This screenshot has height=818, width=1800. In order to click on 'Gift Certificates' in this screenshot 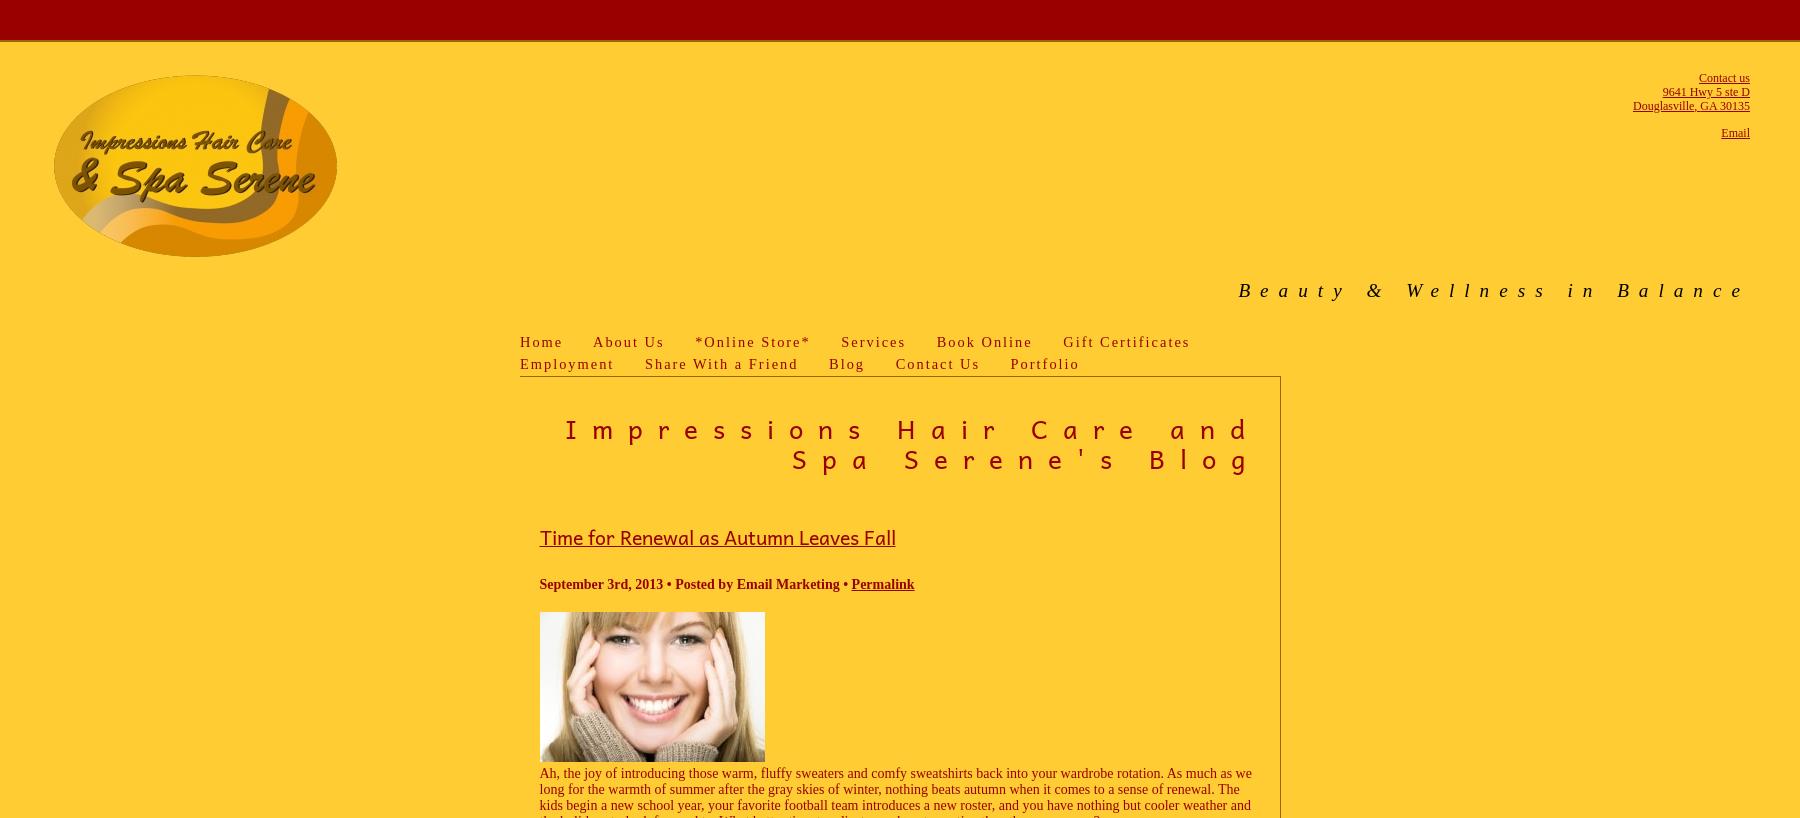, I will do `click(1125, 342)`.